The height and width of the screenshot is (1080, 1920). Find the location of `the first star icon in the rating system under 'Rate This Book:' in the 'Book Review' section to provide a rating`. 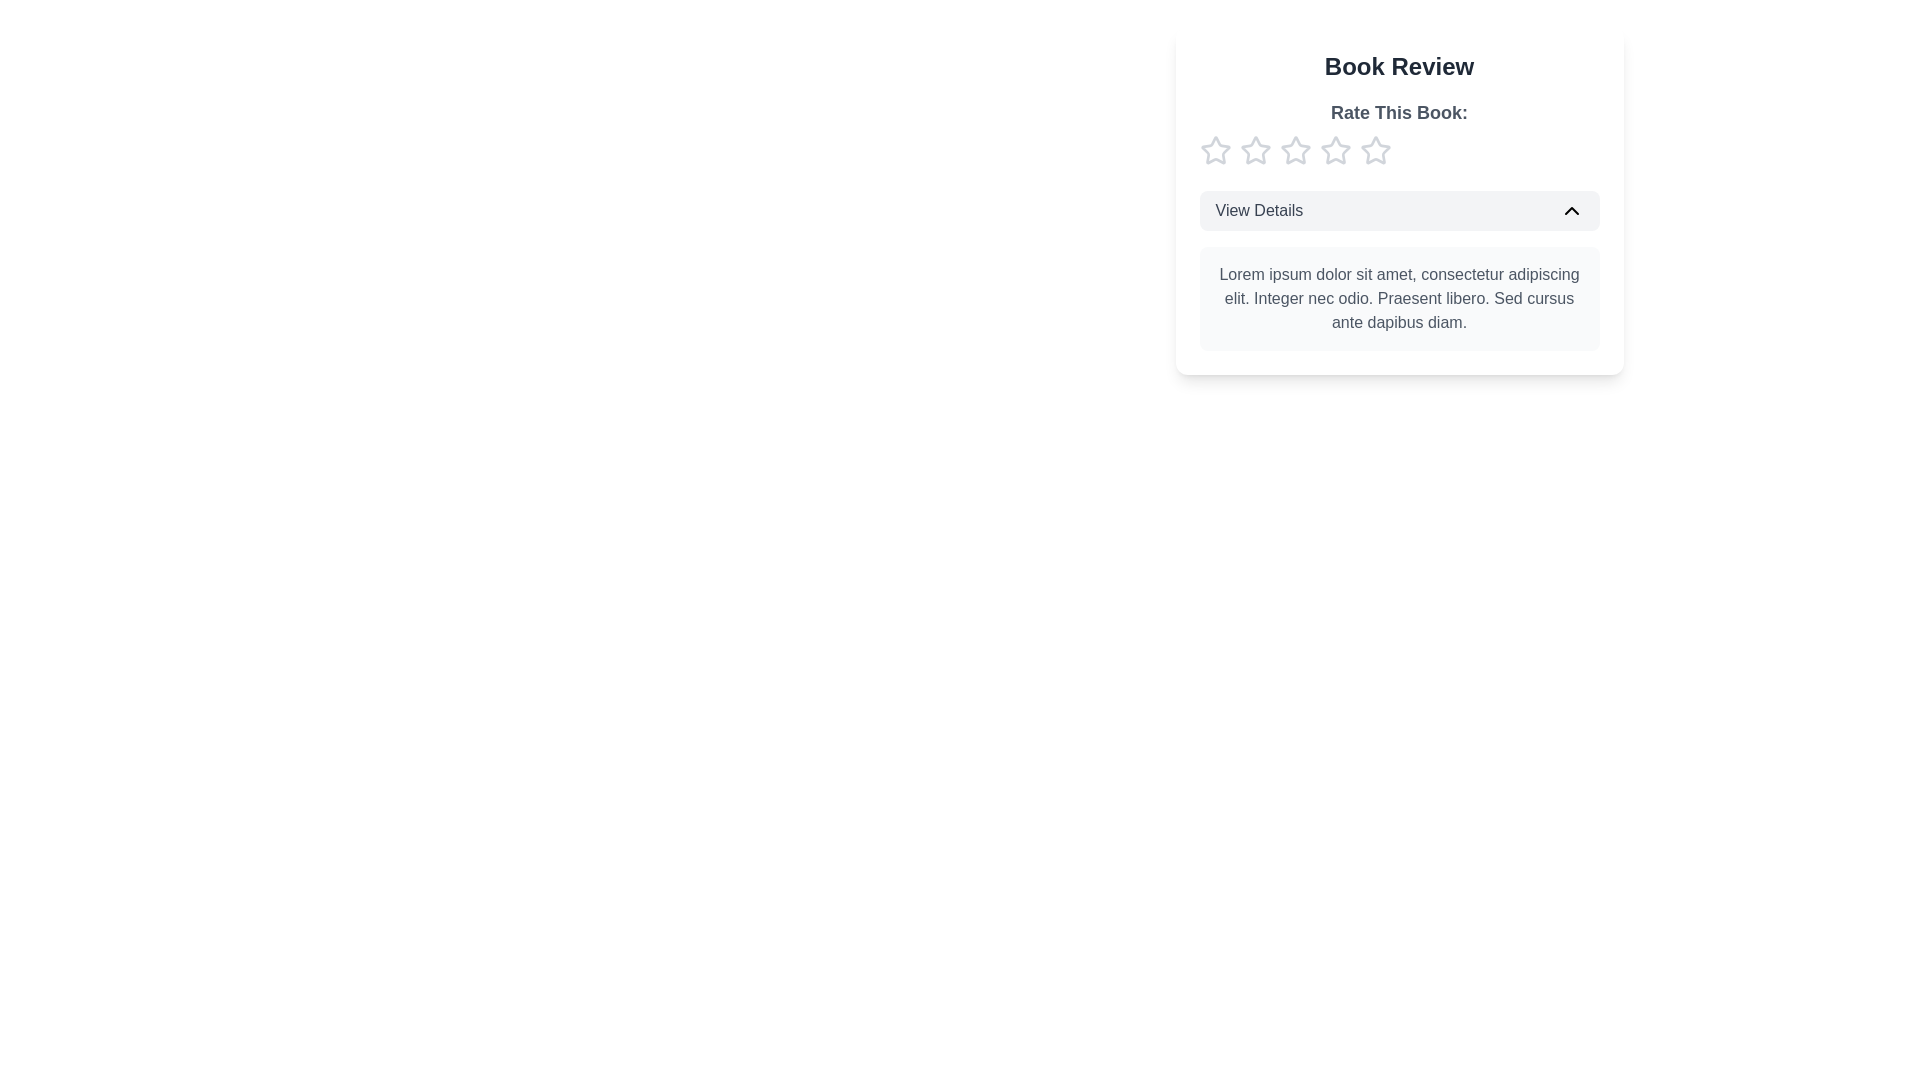

the first star icon in the rating system under 'Rate This Book:' in the 'Book Review' section to provide a rating is located at coordinates (1214, 149).